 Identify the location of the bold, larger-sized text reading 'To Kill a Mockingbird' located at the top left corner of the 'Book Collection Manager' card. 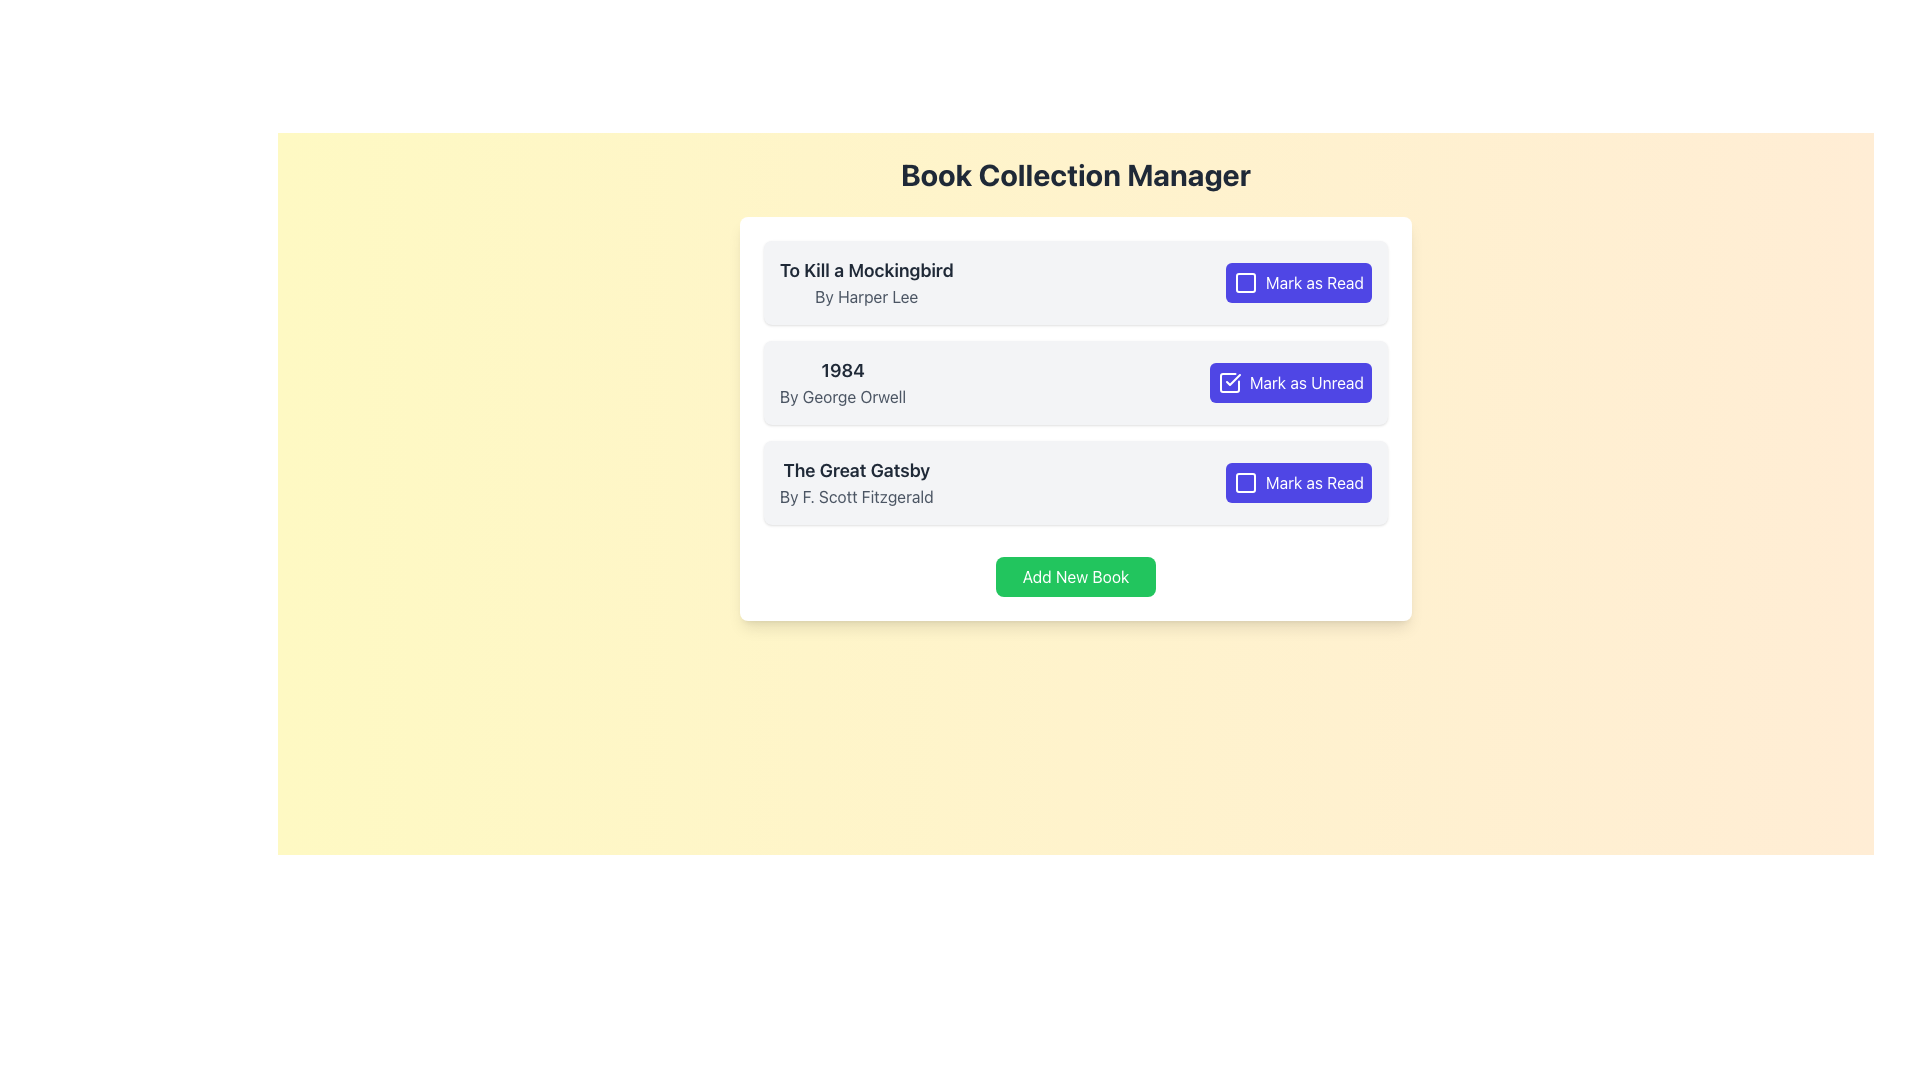
(866, 270).